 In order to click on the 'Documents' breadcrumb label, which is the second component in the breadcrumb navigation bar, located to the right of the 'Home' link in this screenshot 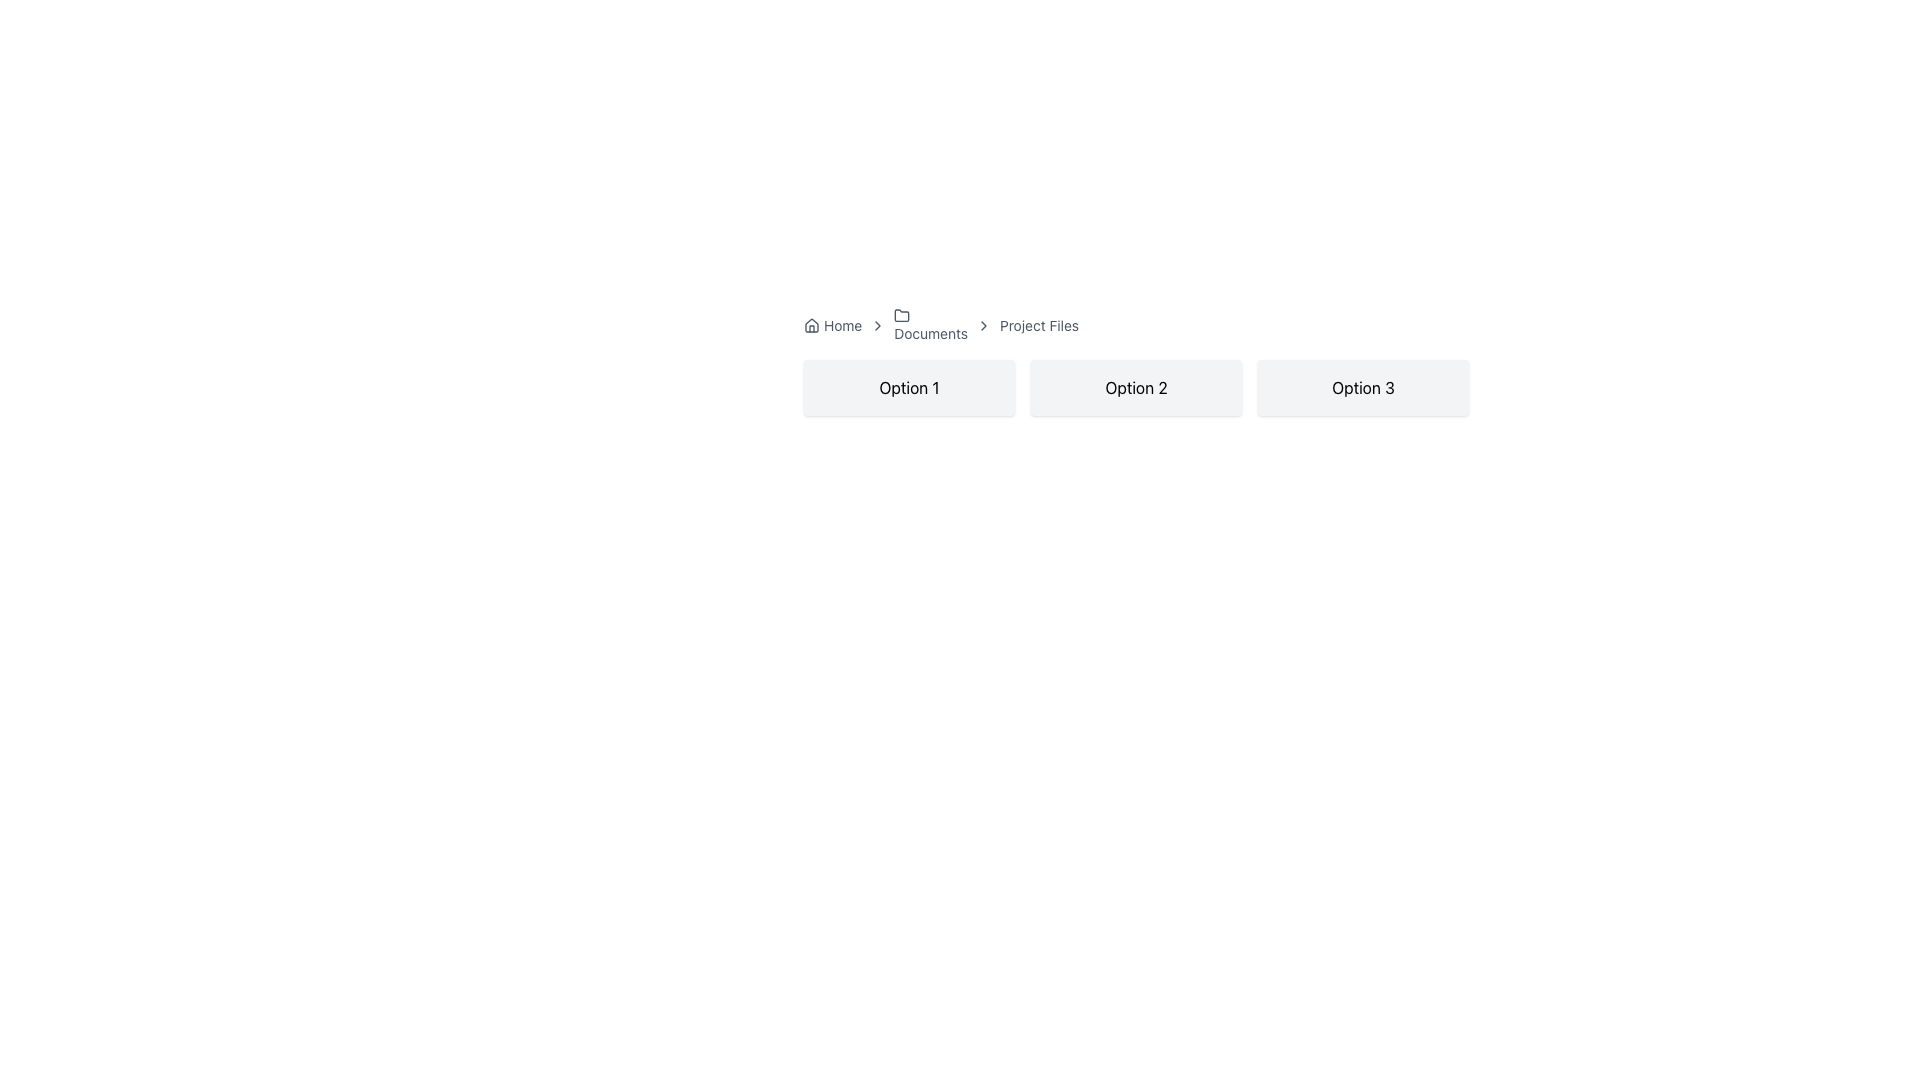, I will do `click(930, 325)`.